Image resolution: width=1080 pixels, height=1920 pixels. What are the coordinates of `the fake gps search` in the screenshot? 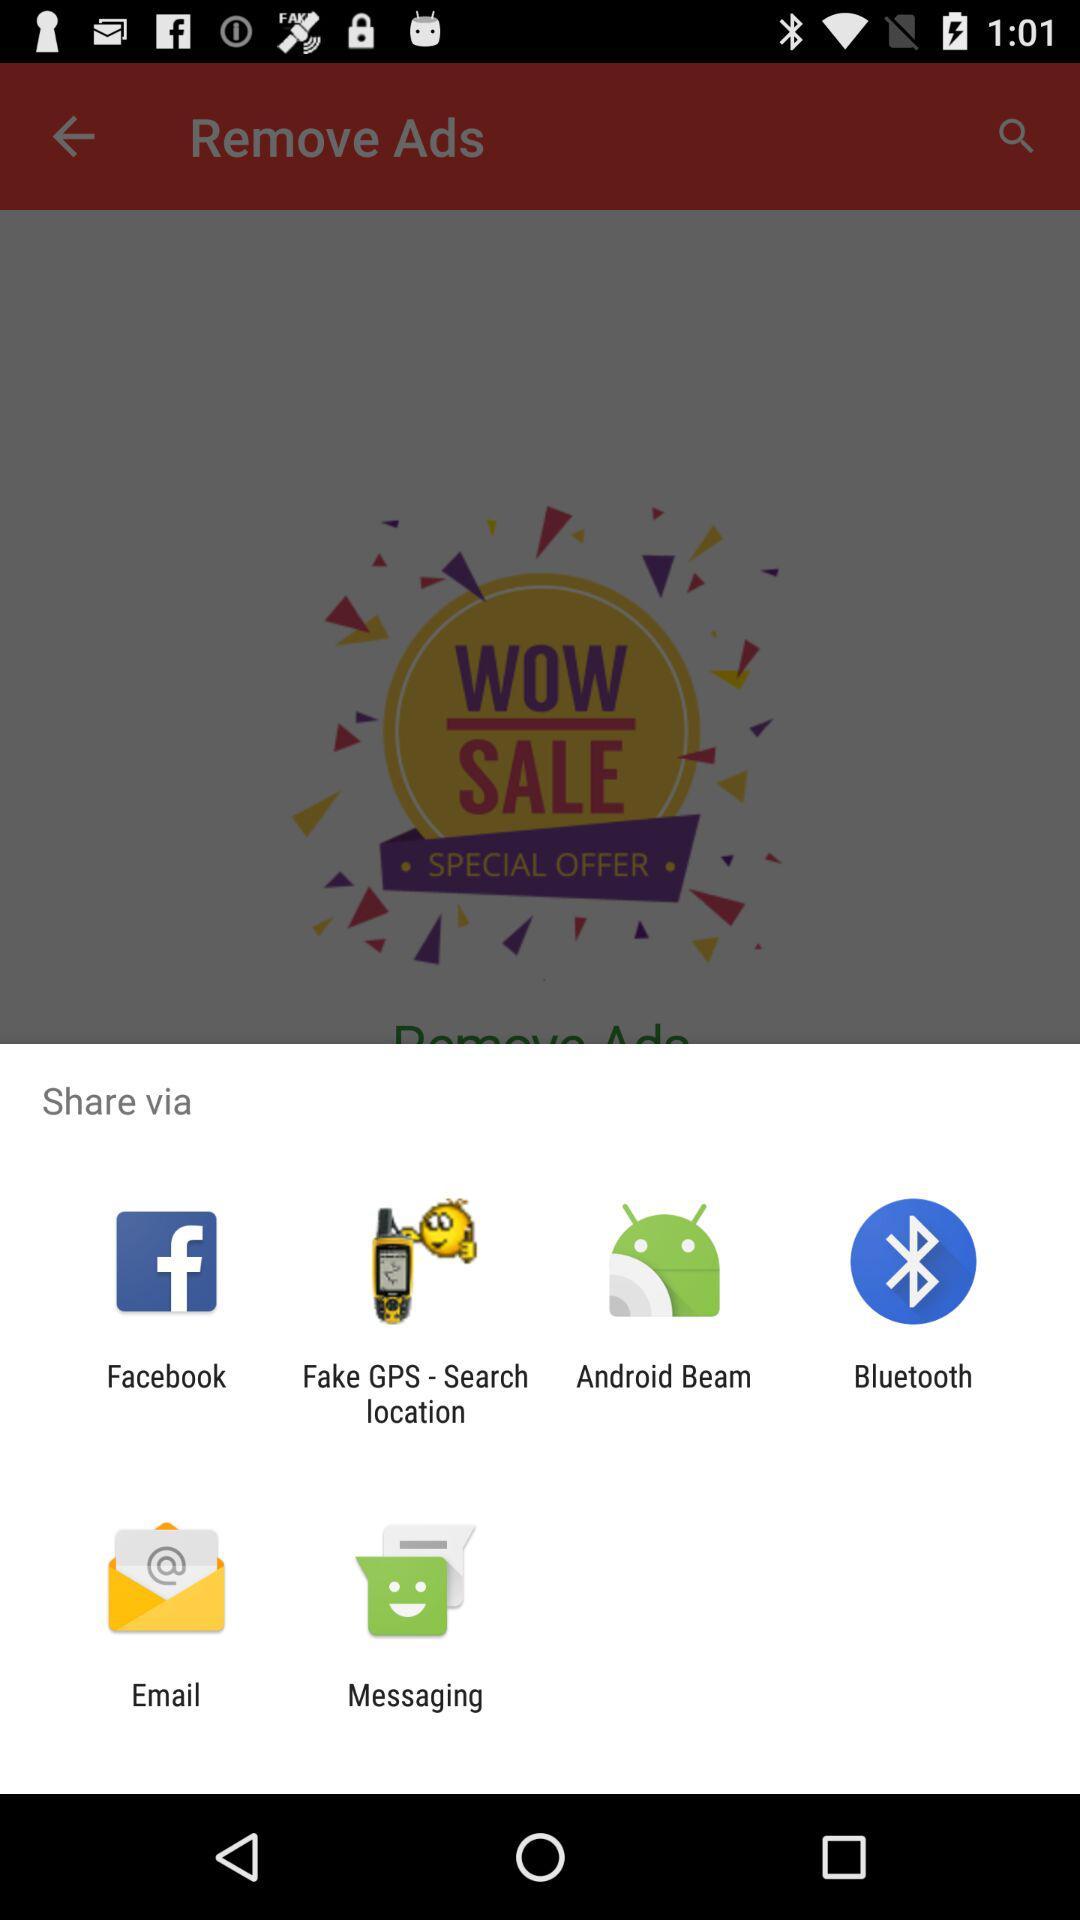 It's located at (414, 1392).